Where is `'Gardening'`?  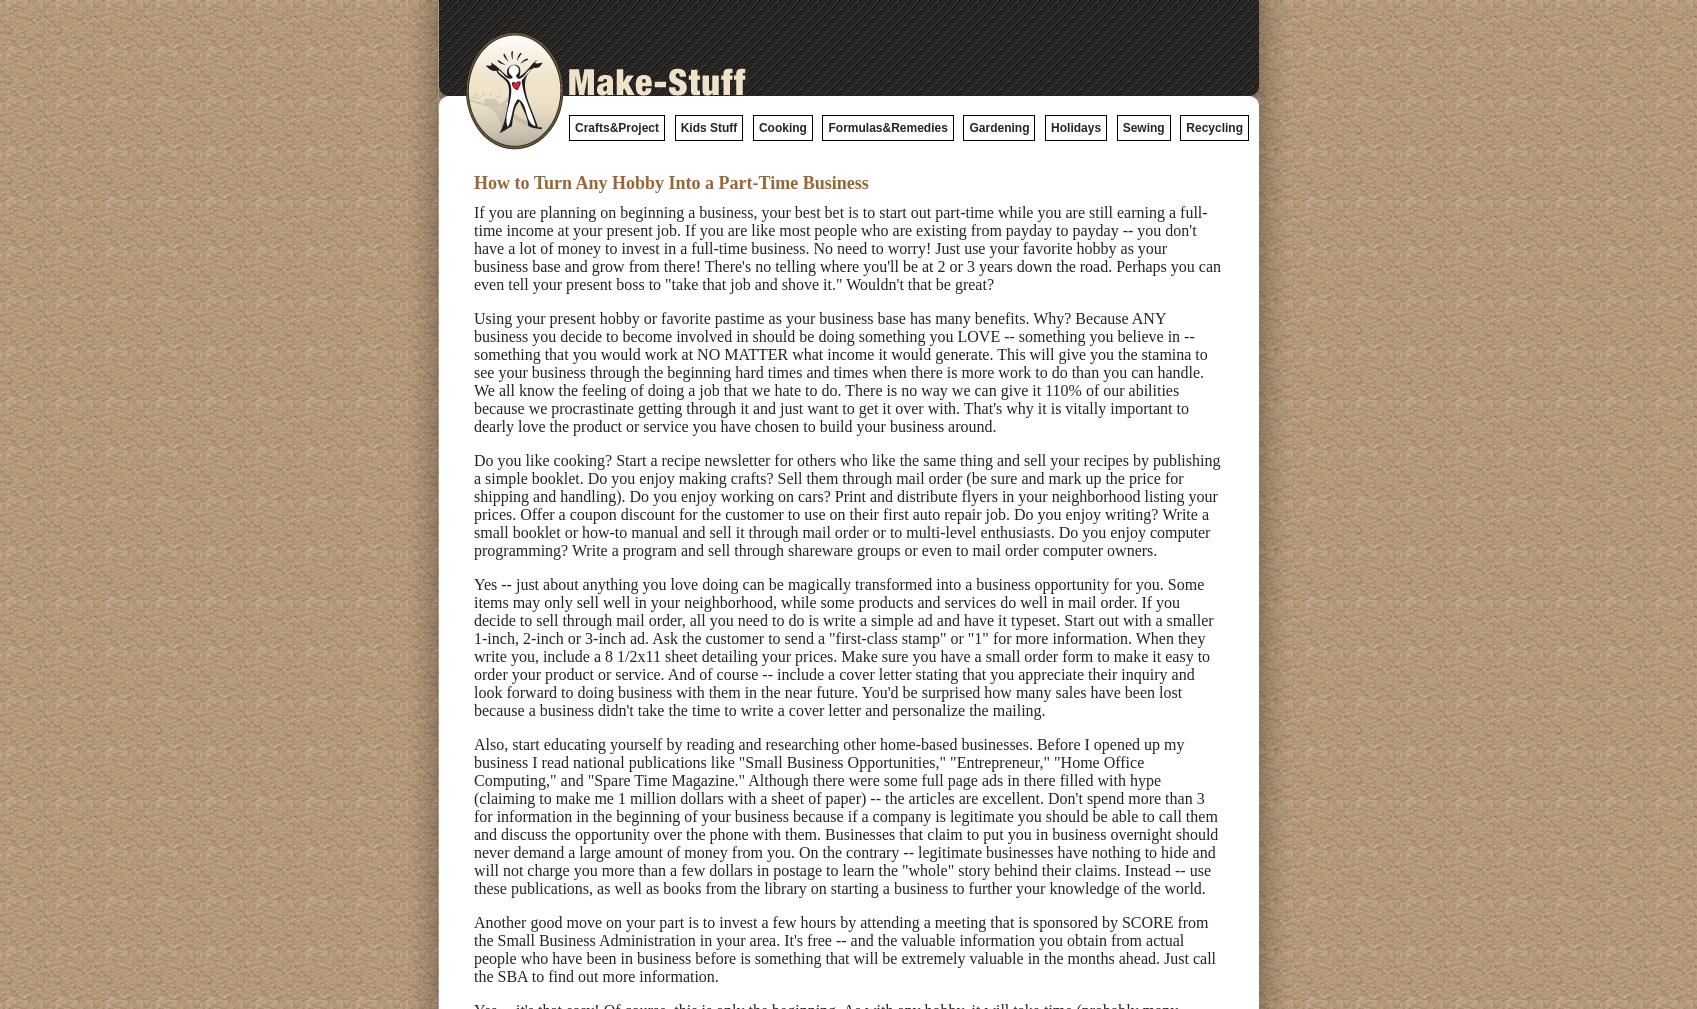 'Gardening' is located at coordinates (999, 127).